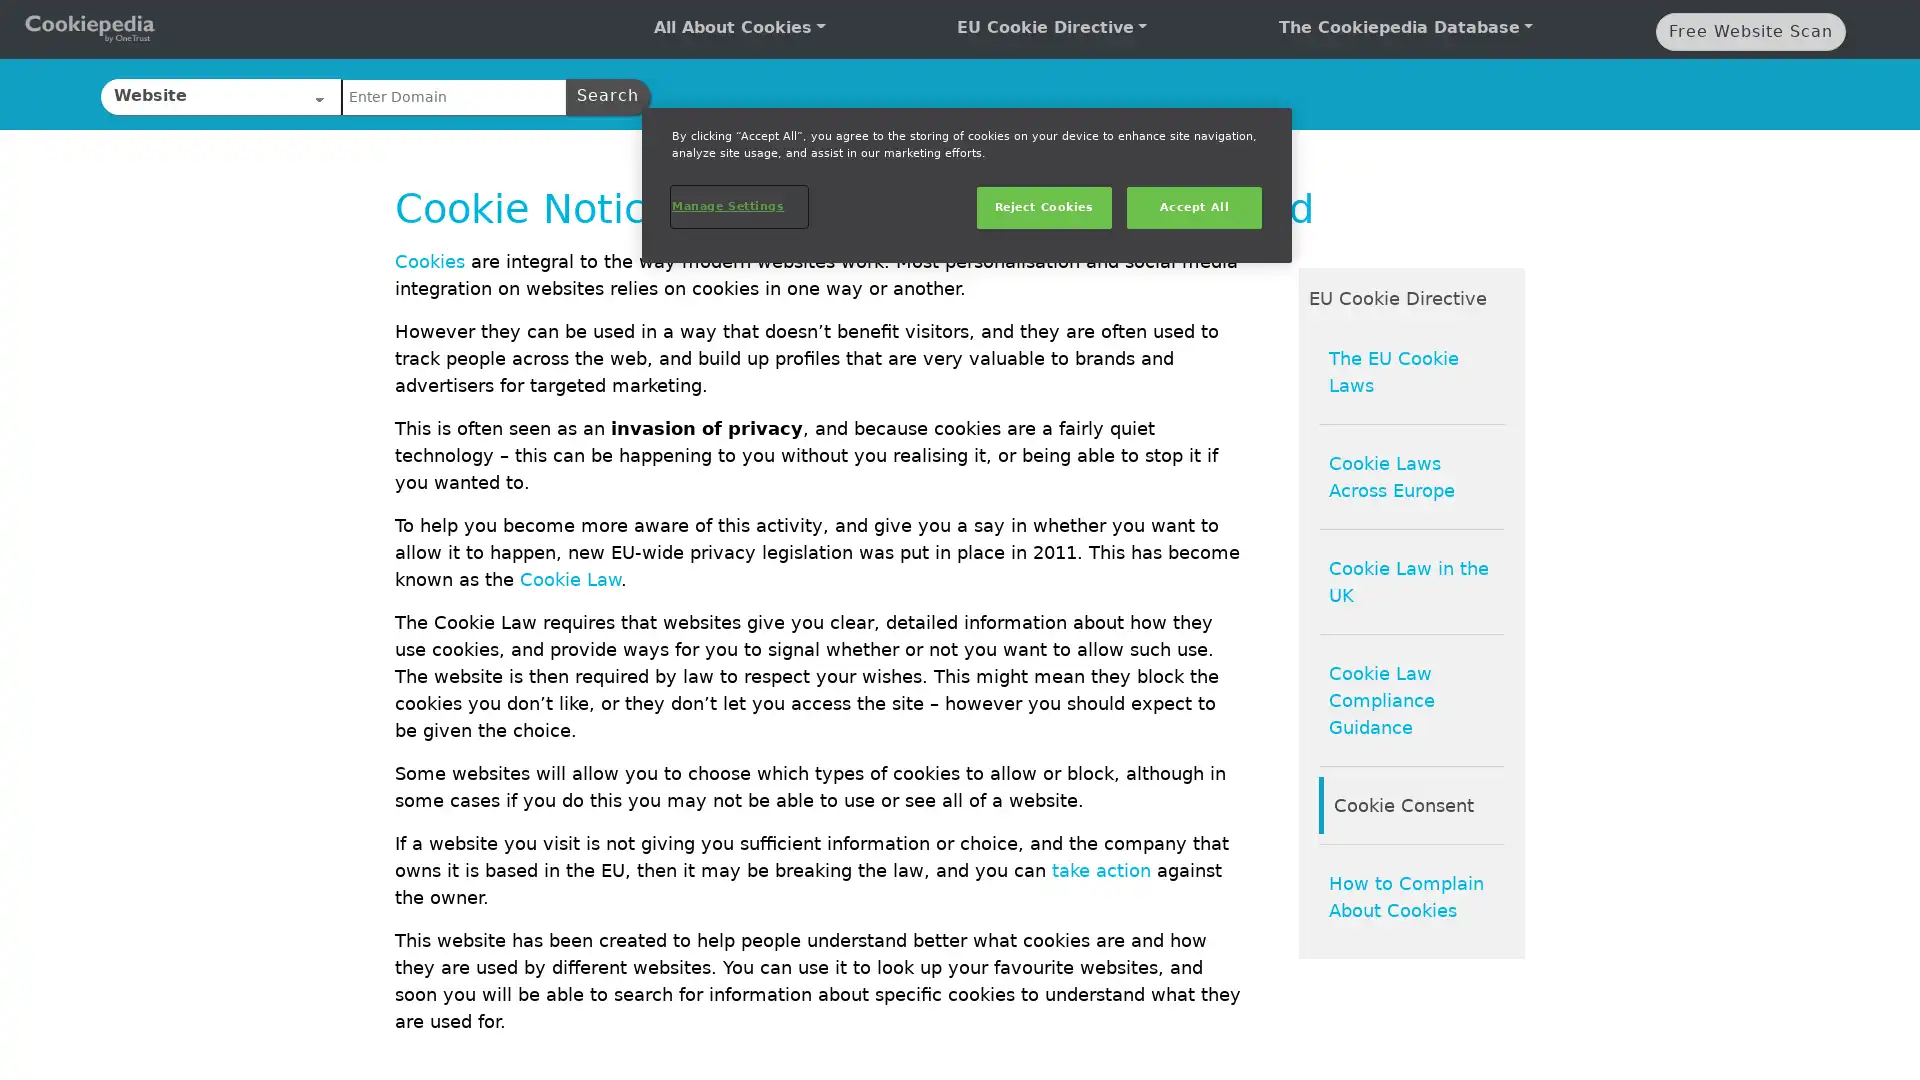 The image size is (1920, 1080). Describe the element at coordinates (1042, 208) in the screenshot. I see `Reject Cookies` at that location.